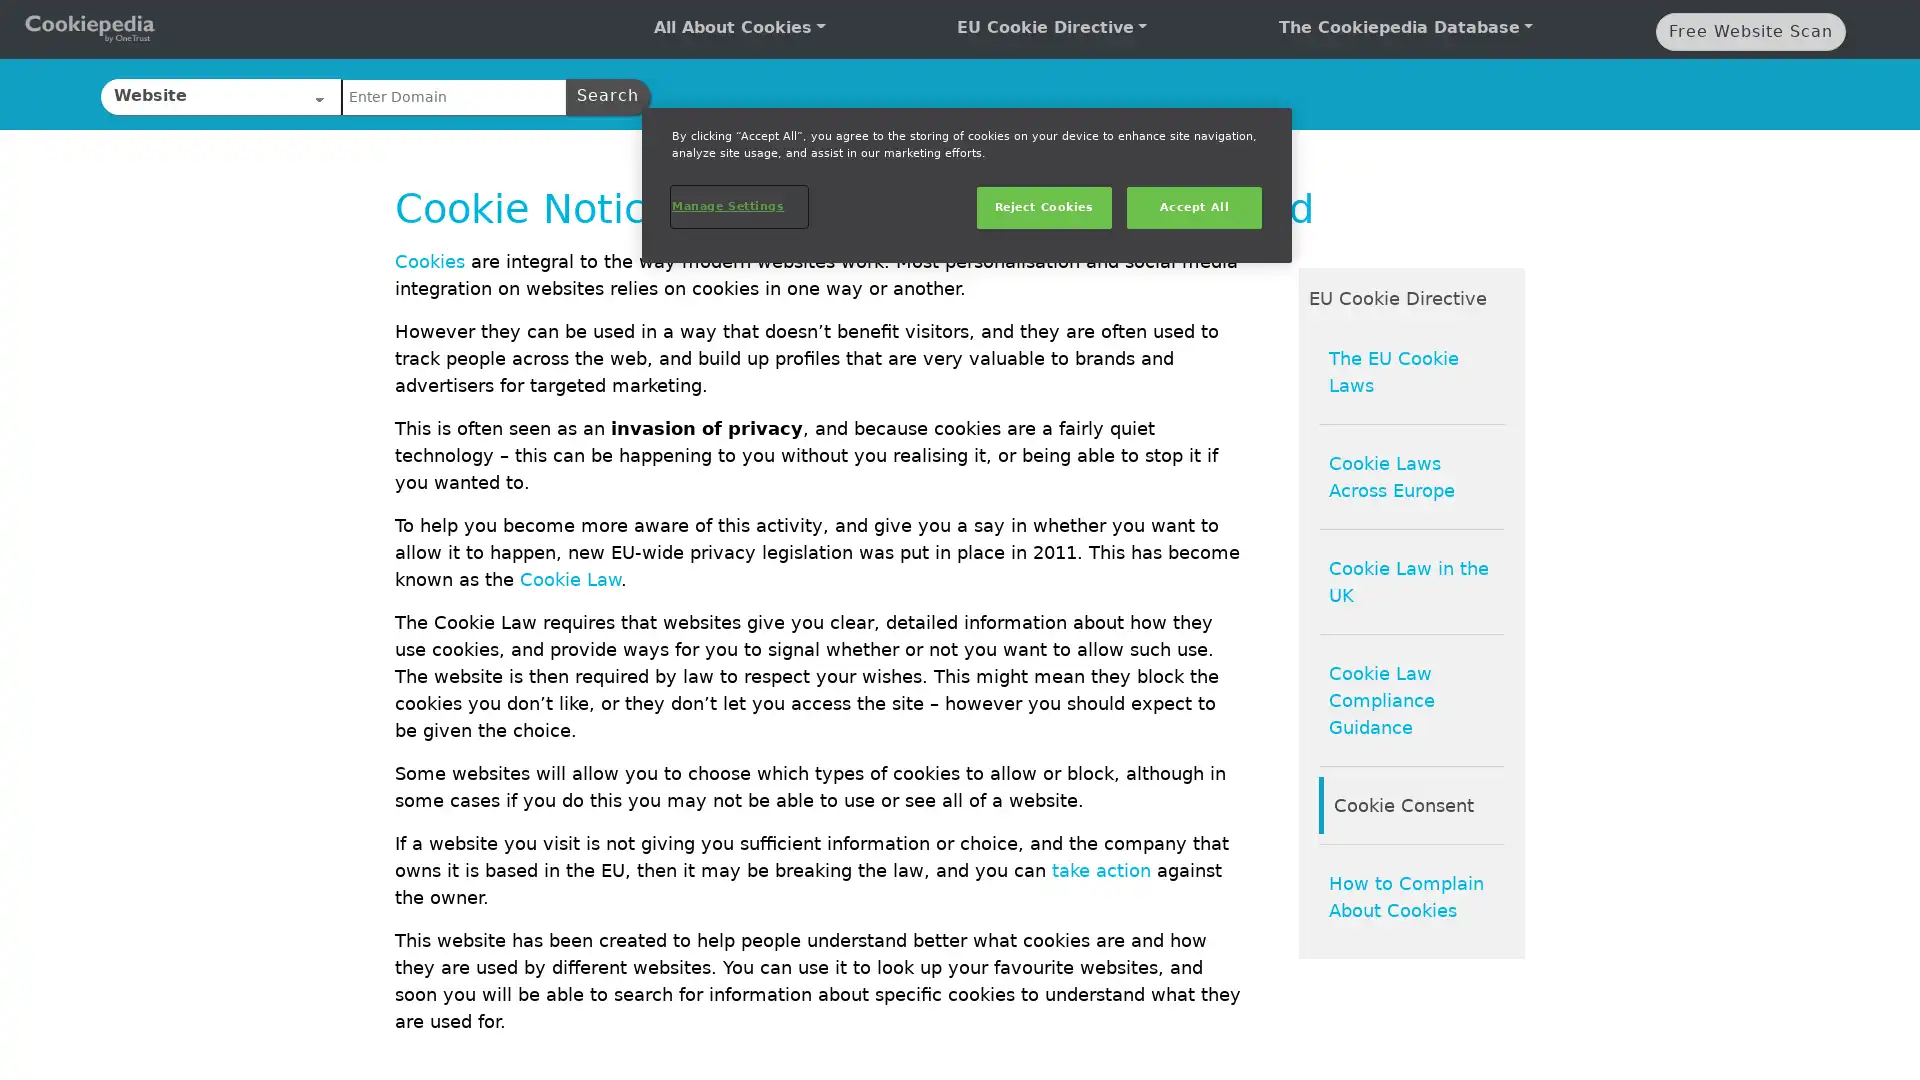 The image size is (1920, 1080). Describe the element at coordinates (1042, 208) in the screenshot. I see `Reject Cookies` at that location.